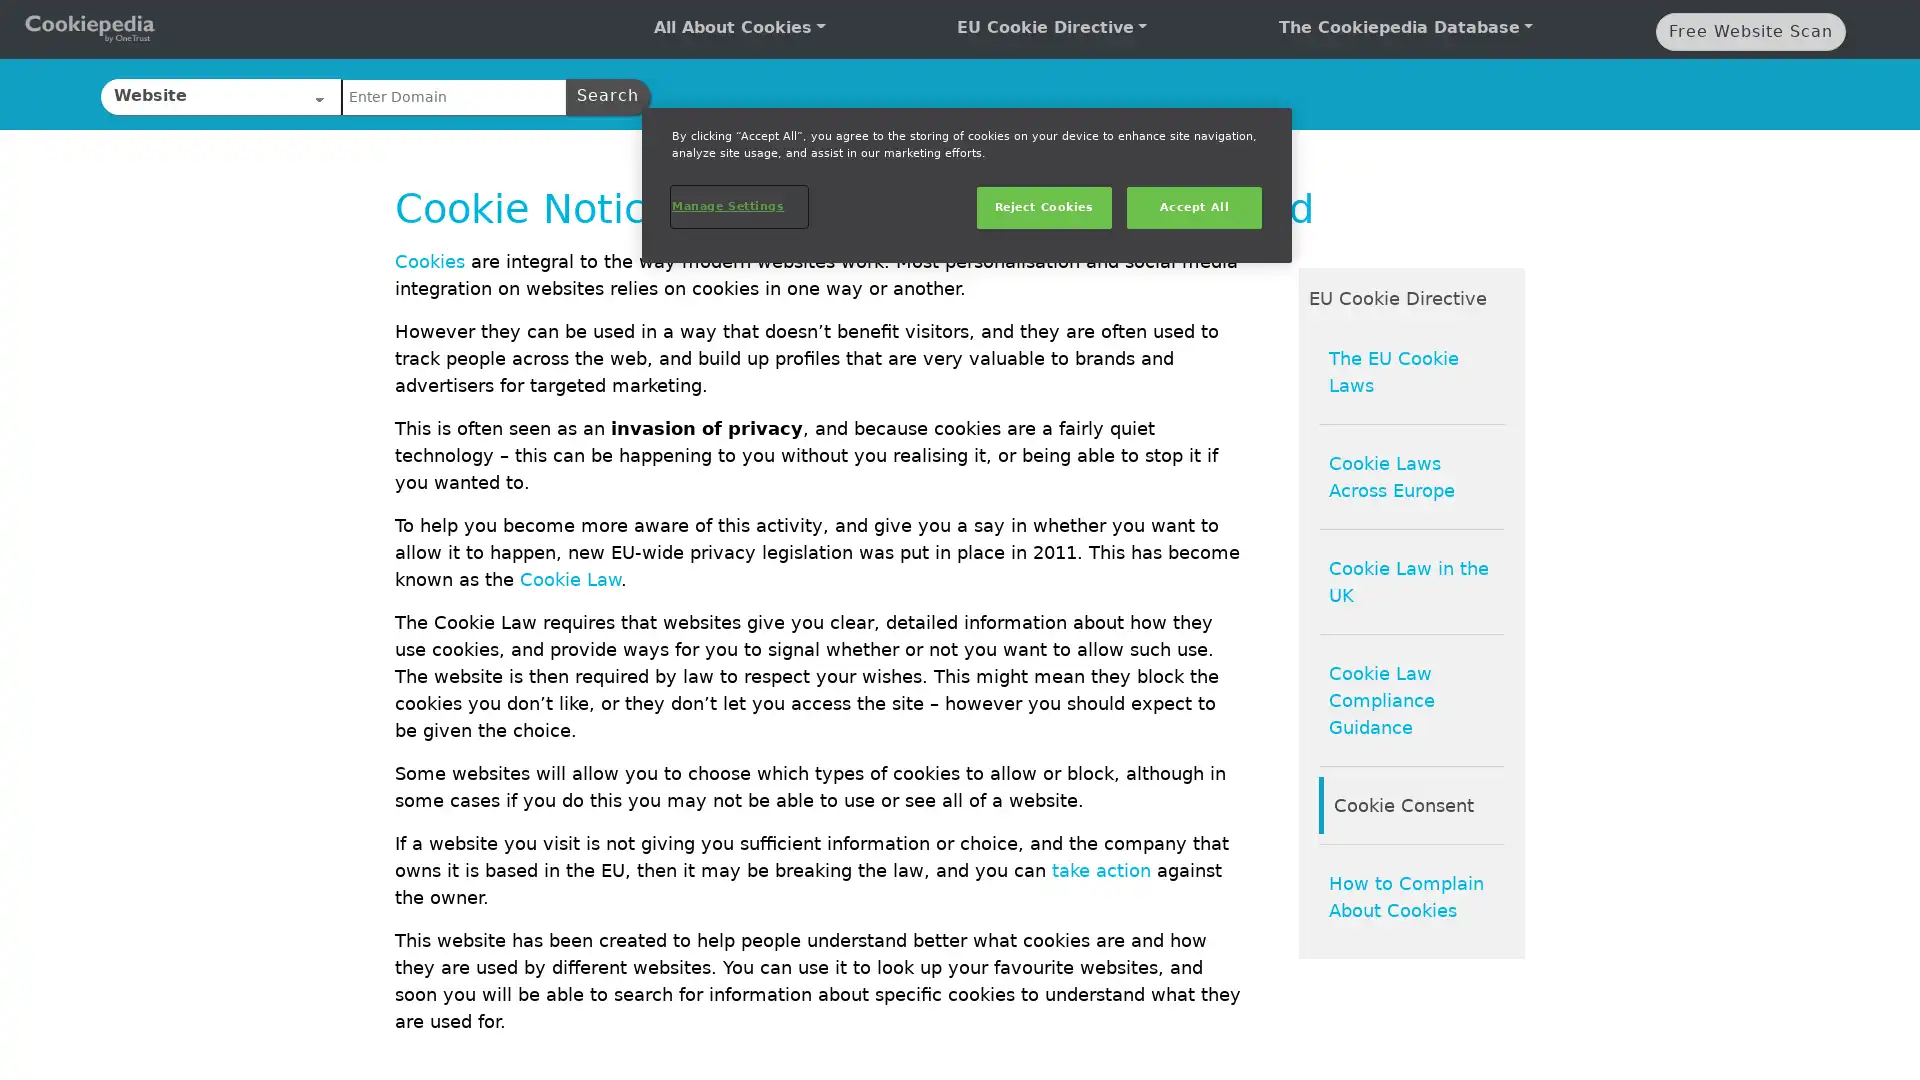 The image size is (1920, 1080). Describe the element at coordinates (1042, 208) in the screenshot. I see `Reject Cookies` at that location.